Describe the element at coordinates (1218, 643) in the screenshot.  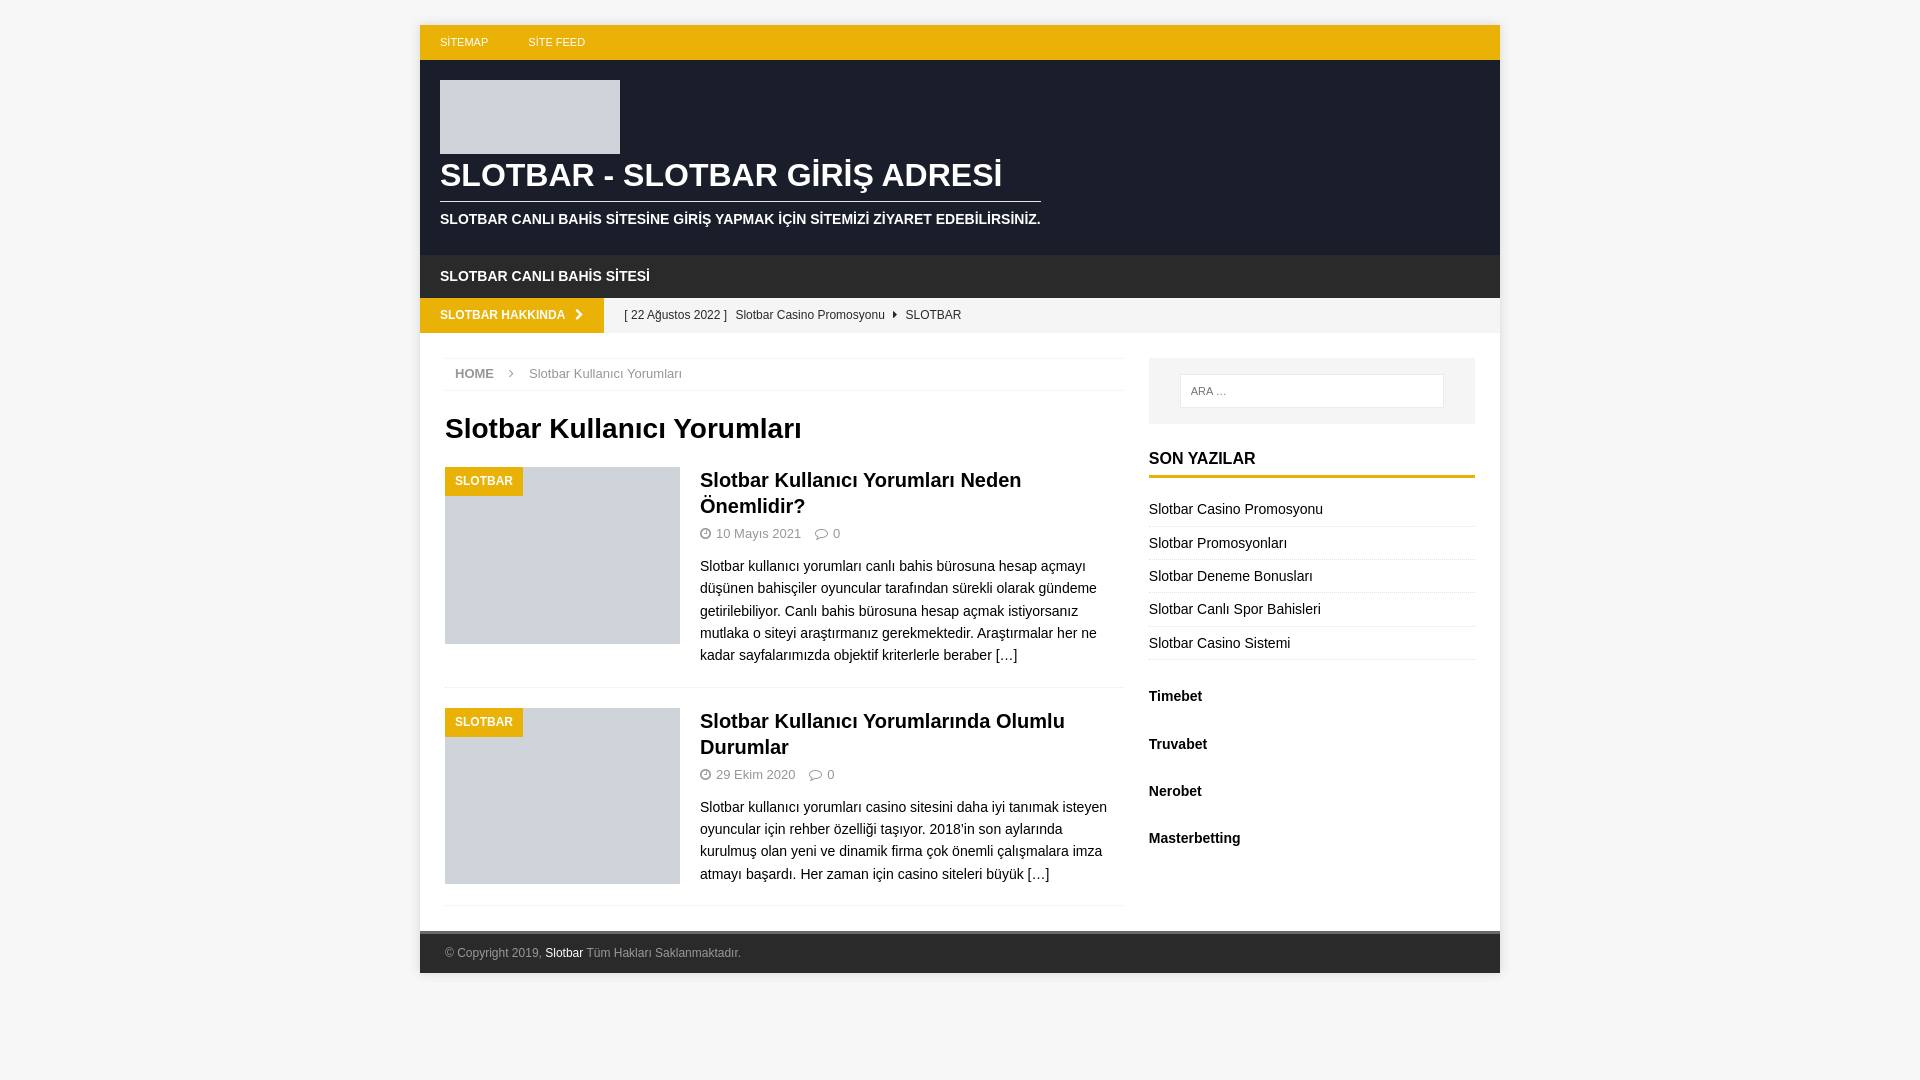
I see `'Slotbar Casino Sistemi'` at that location.